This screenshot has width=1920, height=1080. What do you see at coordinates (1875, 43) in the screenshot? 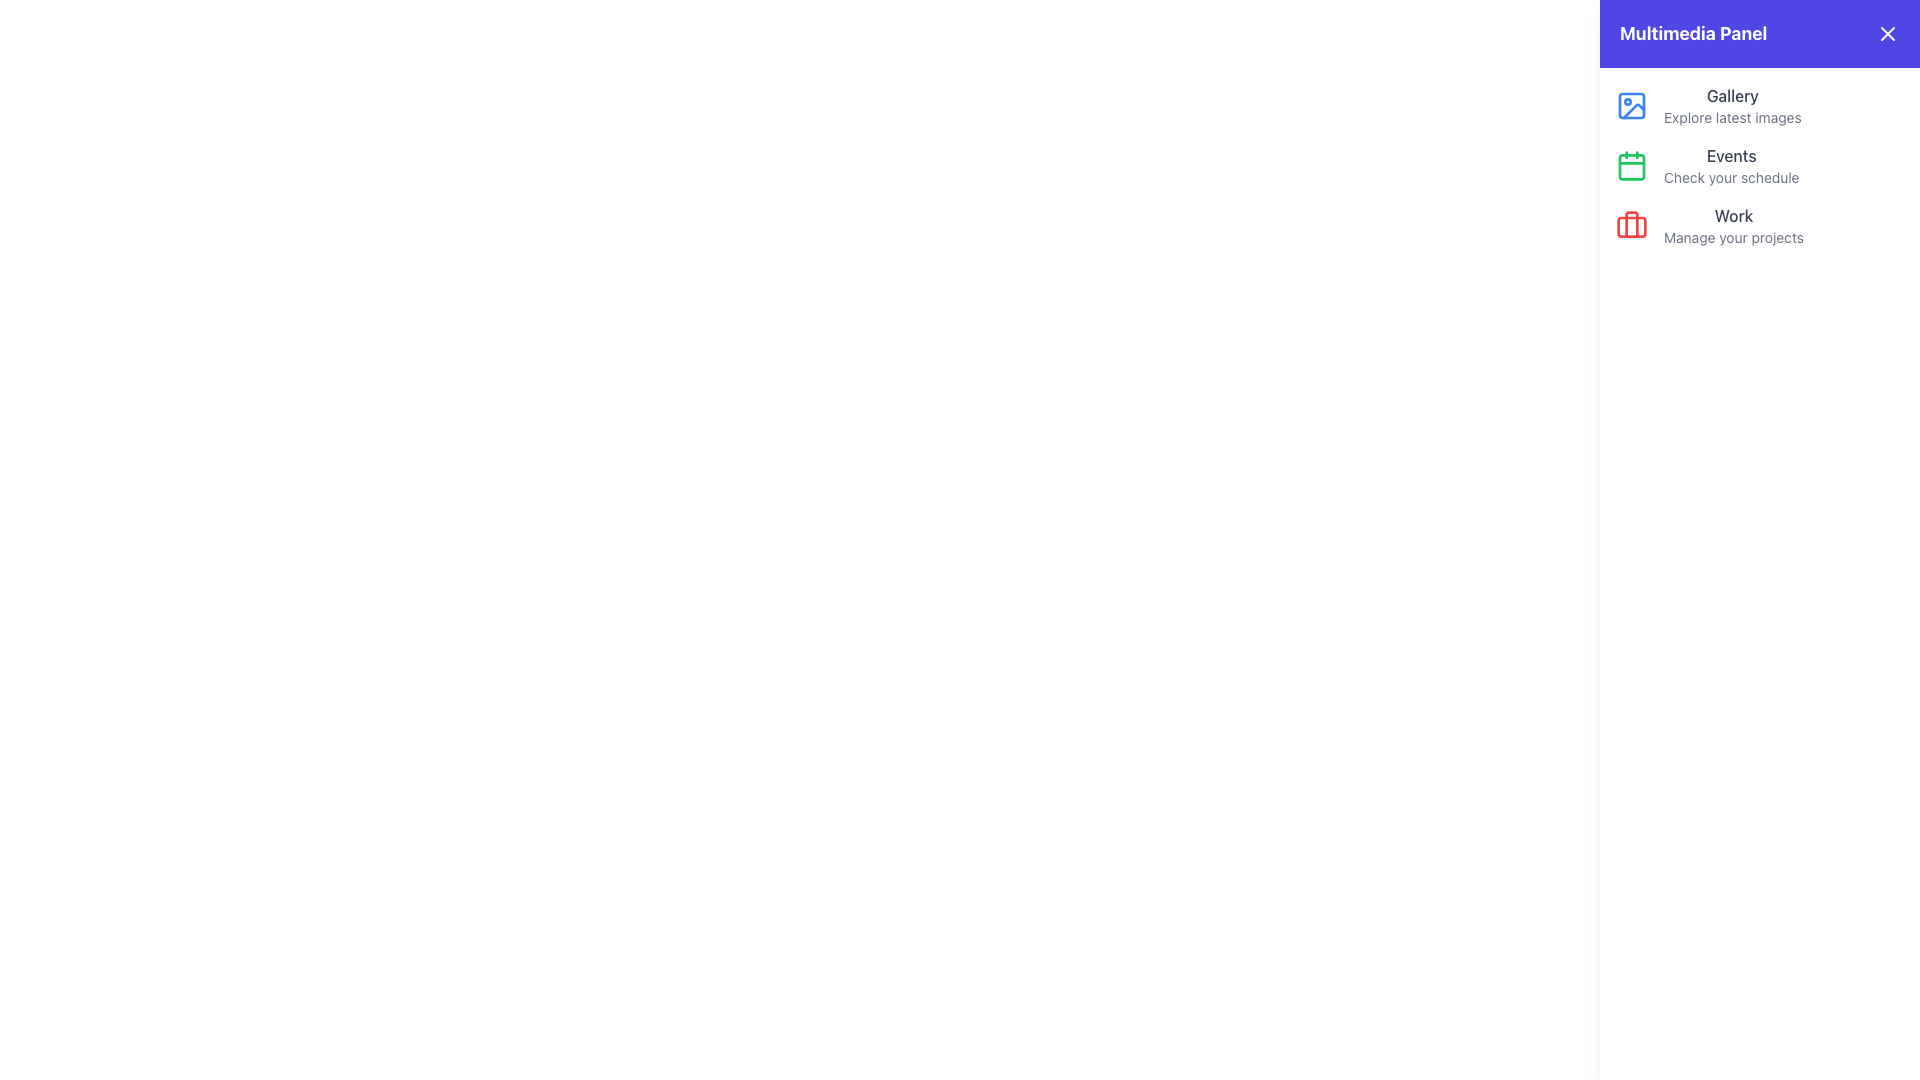
I see `the close button located in the top-right corner of the main interface` at bounding box center [1875, 43].